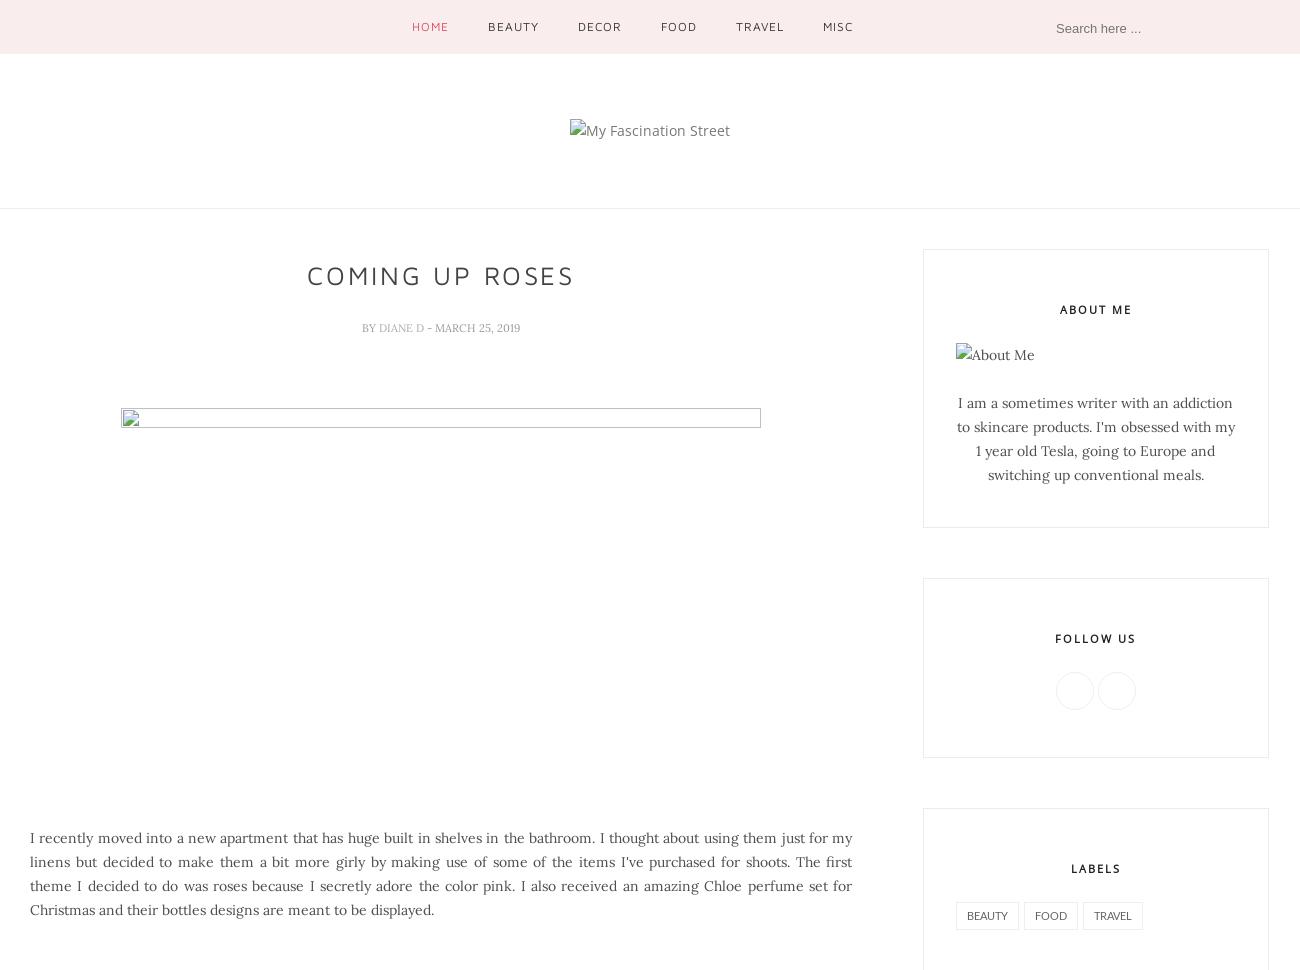  What do you see at coordinates (1070, 867) in the screenshot?
I see `'Labels'` at bounding box center [1070, 867].